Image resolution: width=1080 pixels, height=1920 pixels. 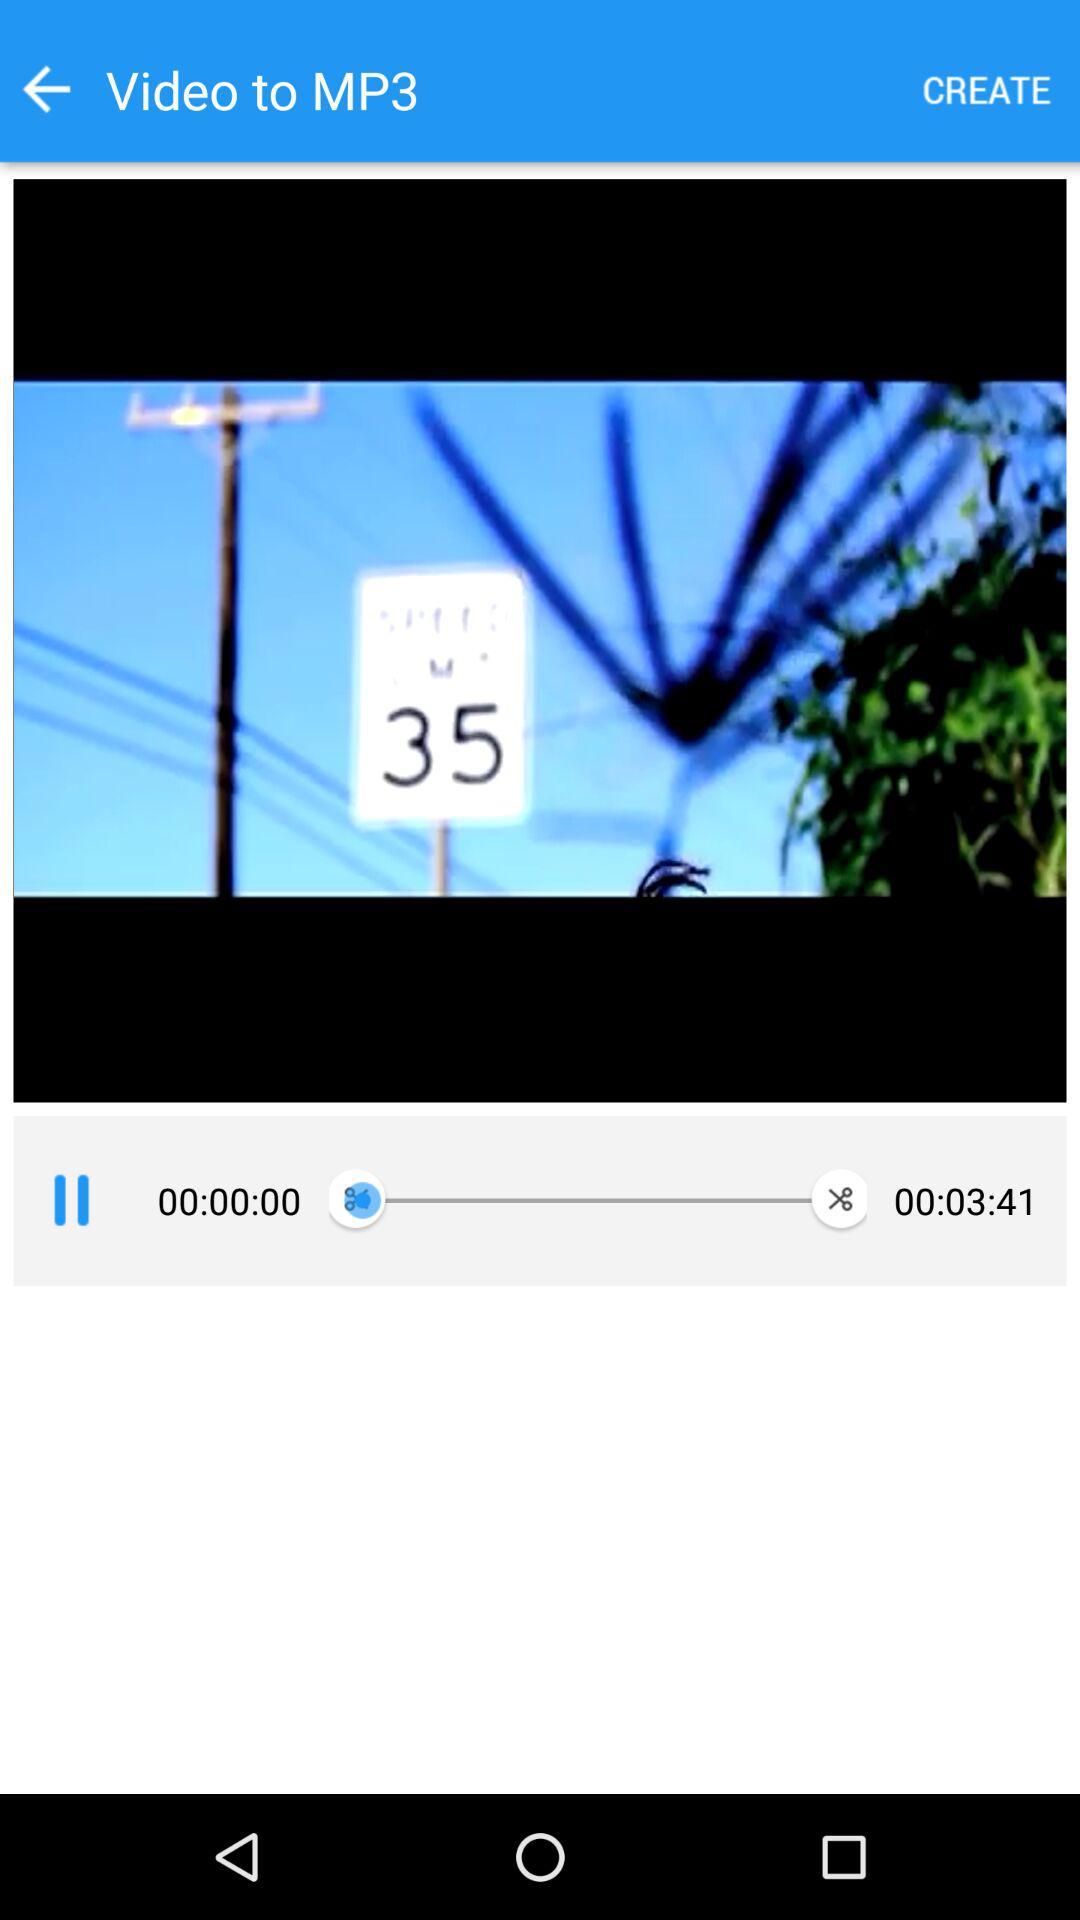 I want to click on a new option, so click(x=987, y=88).